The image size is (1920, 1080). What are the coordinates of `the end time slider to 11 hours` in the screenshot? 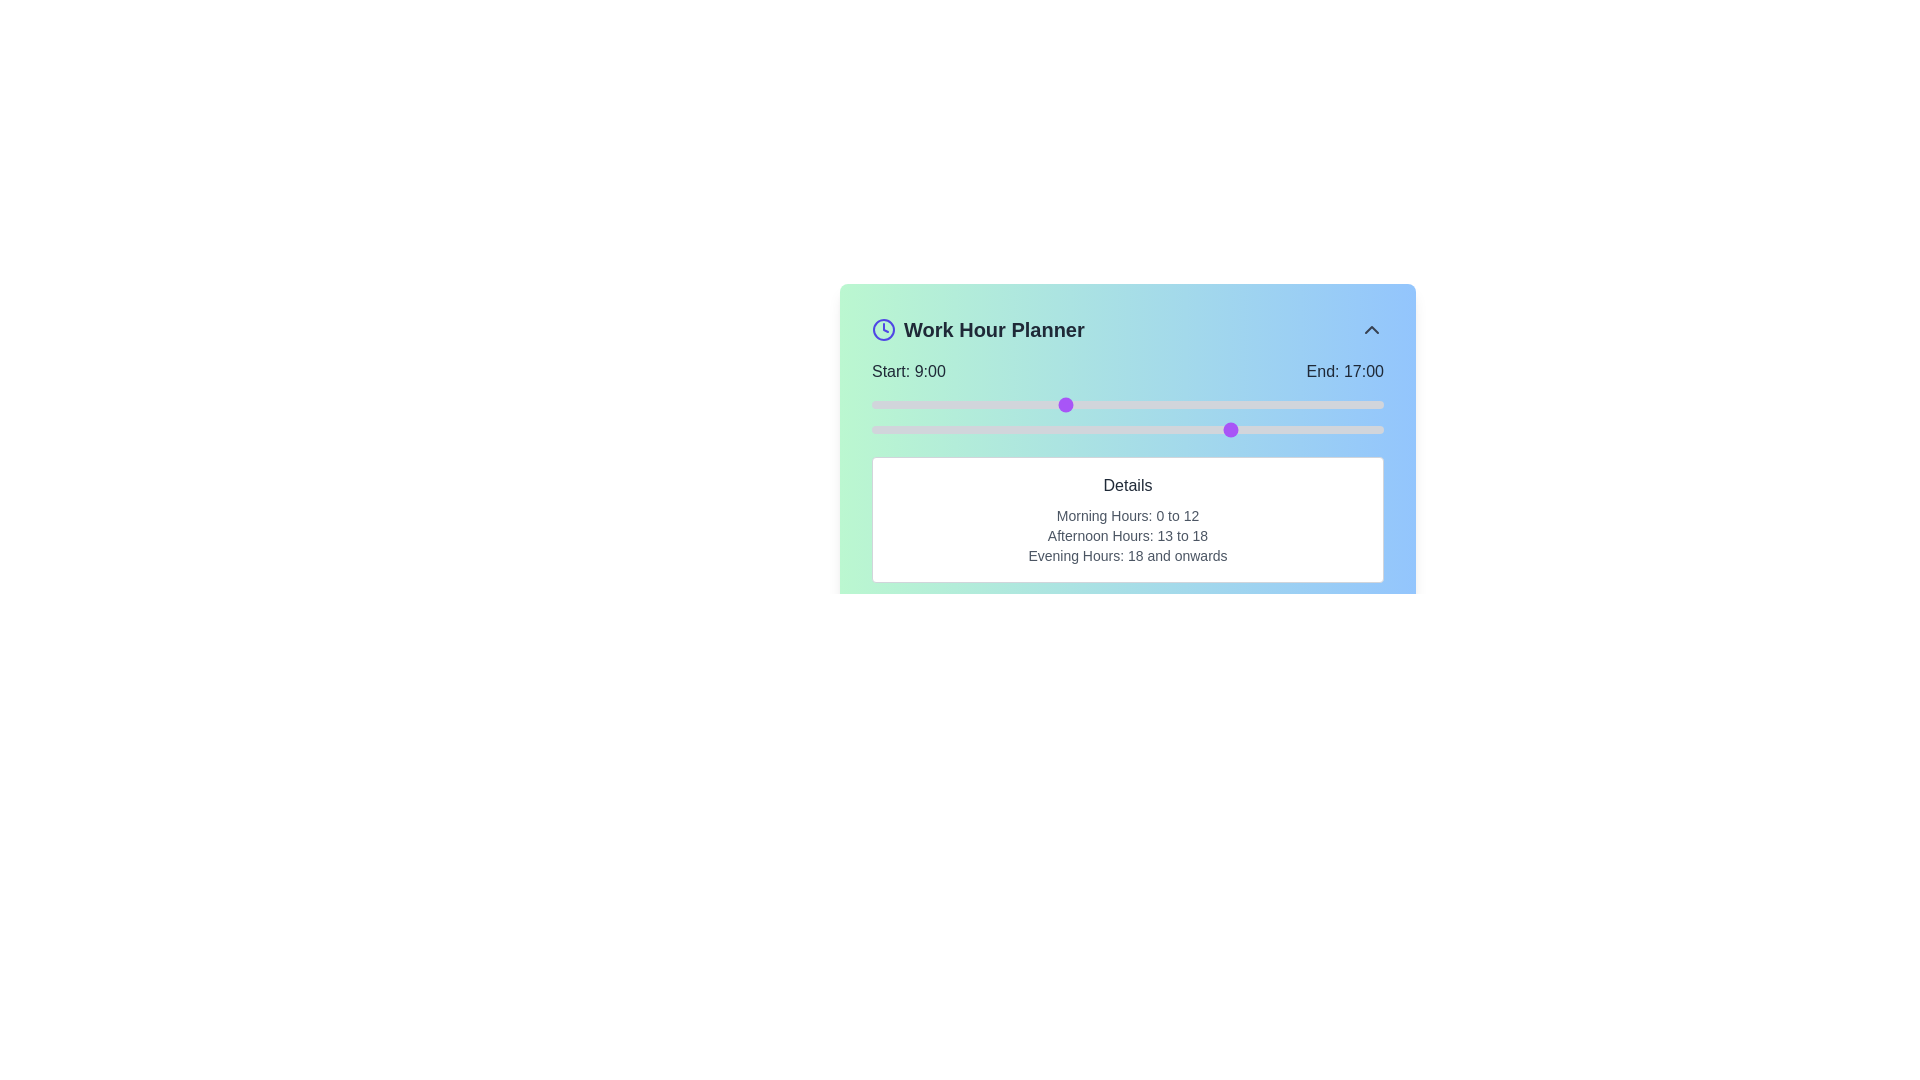 It's located at (1105, 428).